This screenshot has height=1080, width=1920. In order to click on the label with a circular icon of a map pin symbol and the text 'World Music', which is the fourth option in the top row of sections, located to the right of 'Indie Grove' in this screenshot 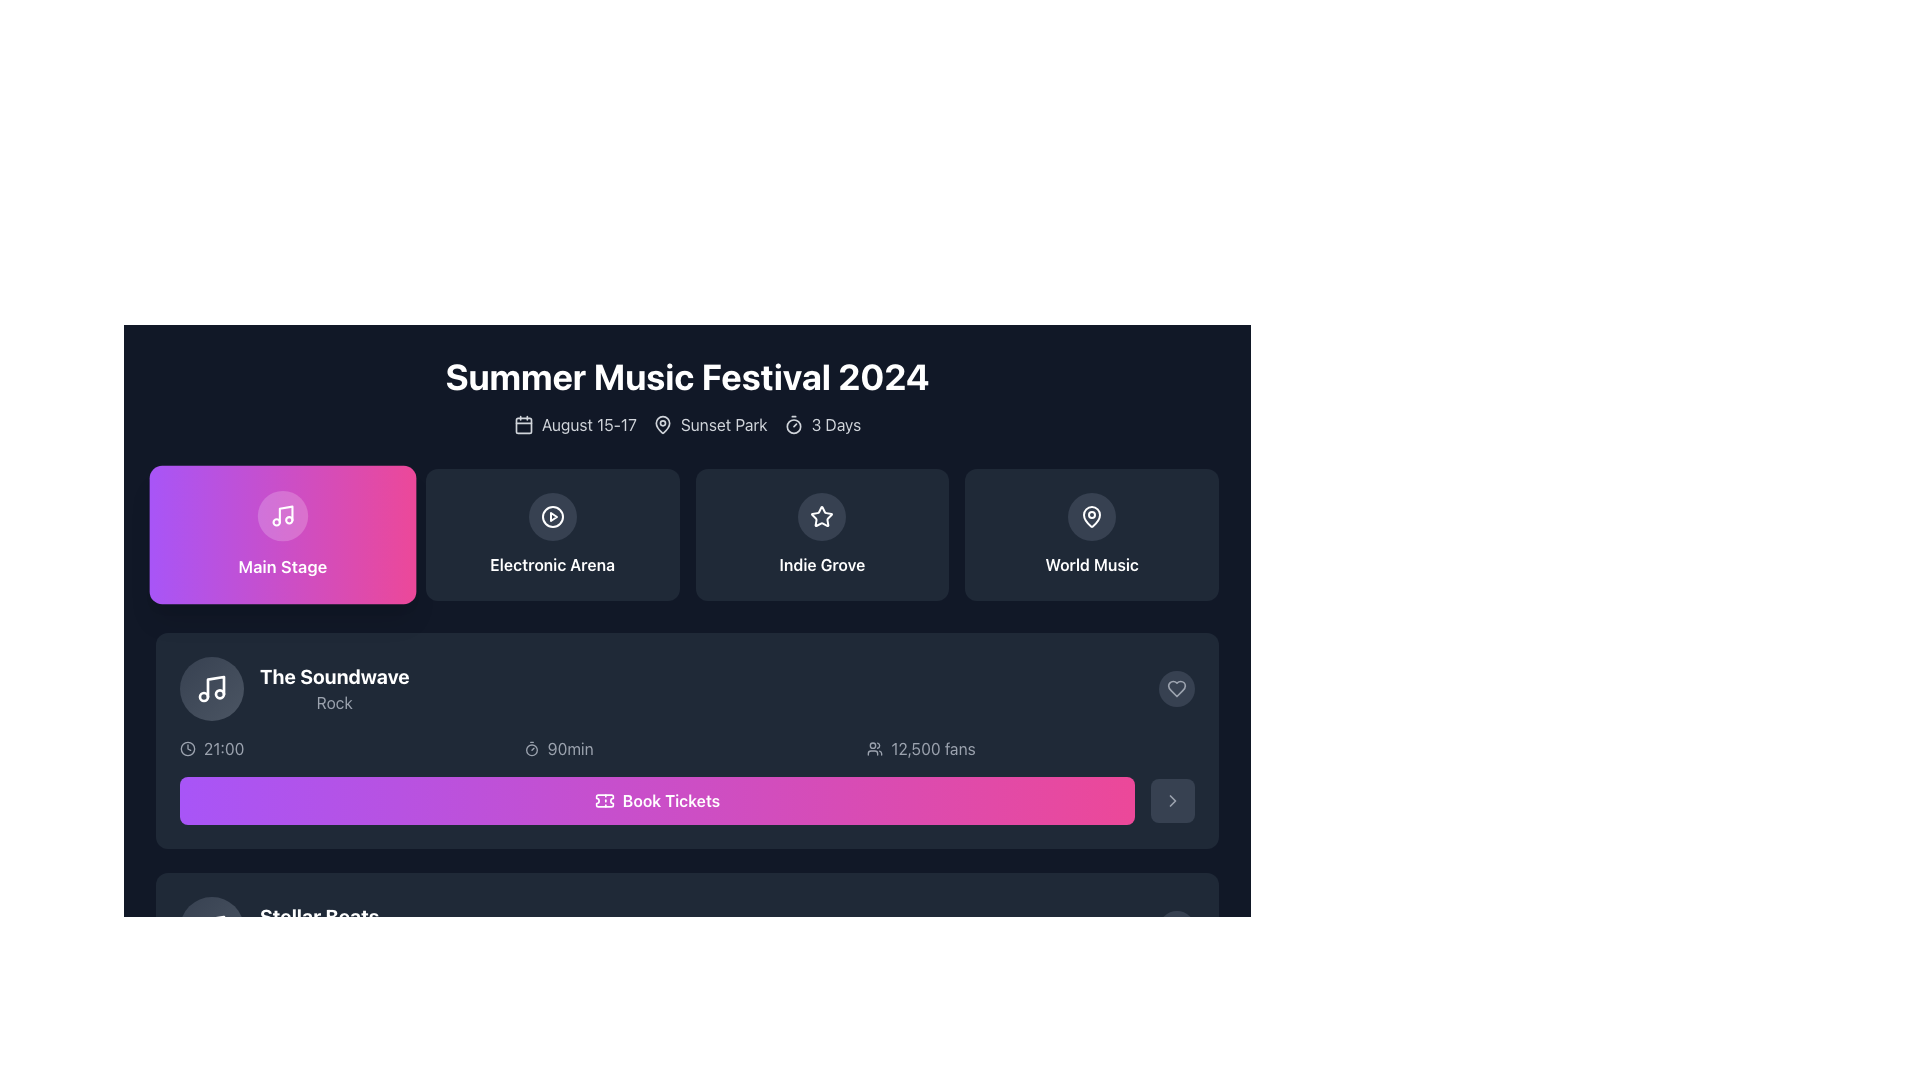, I will do `click(1091, 534)`.